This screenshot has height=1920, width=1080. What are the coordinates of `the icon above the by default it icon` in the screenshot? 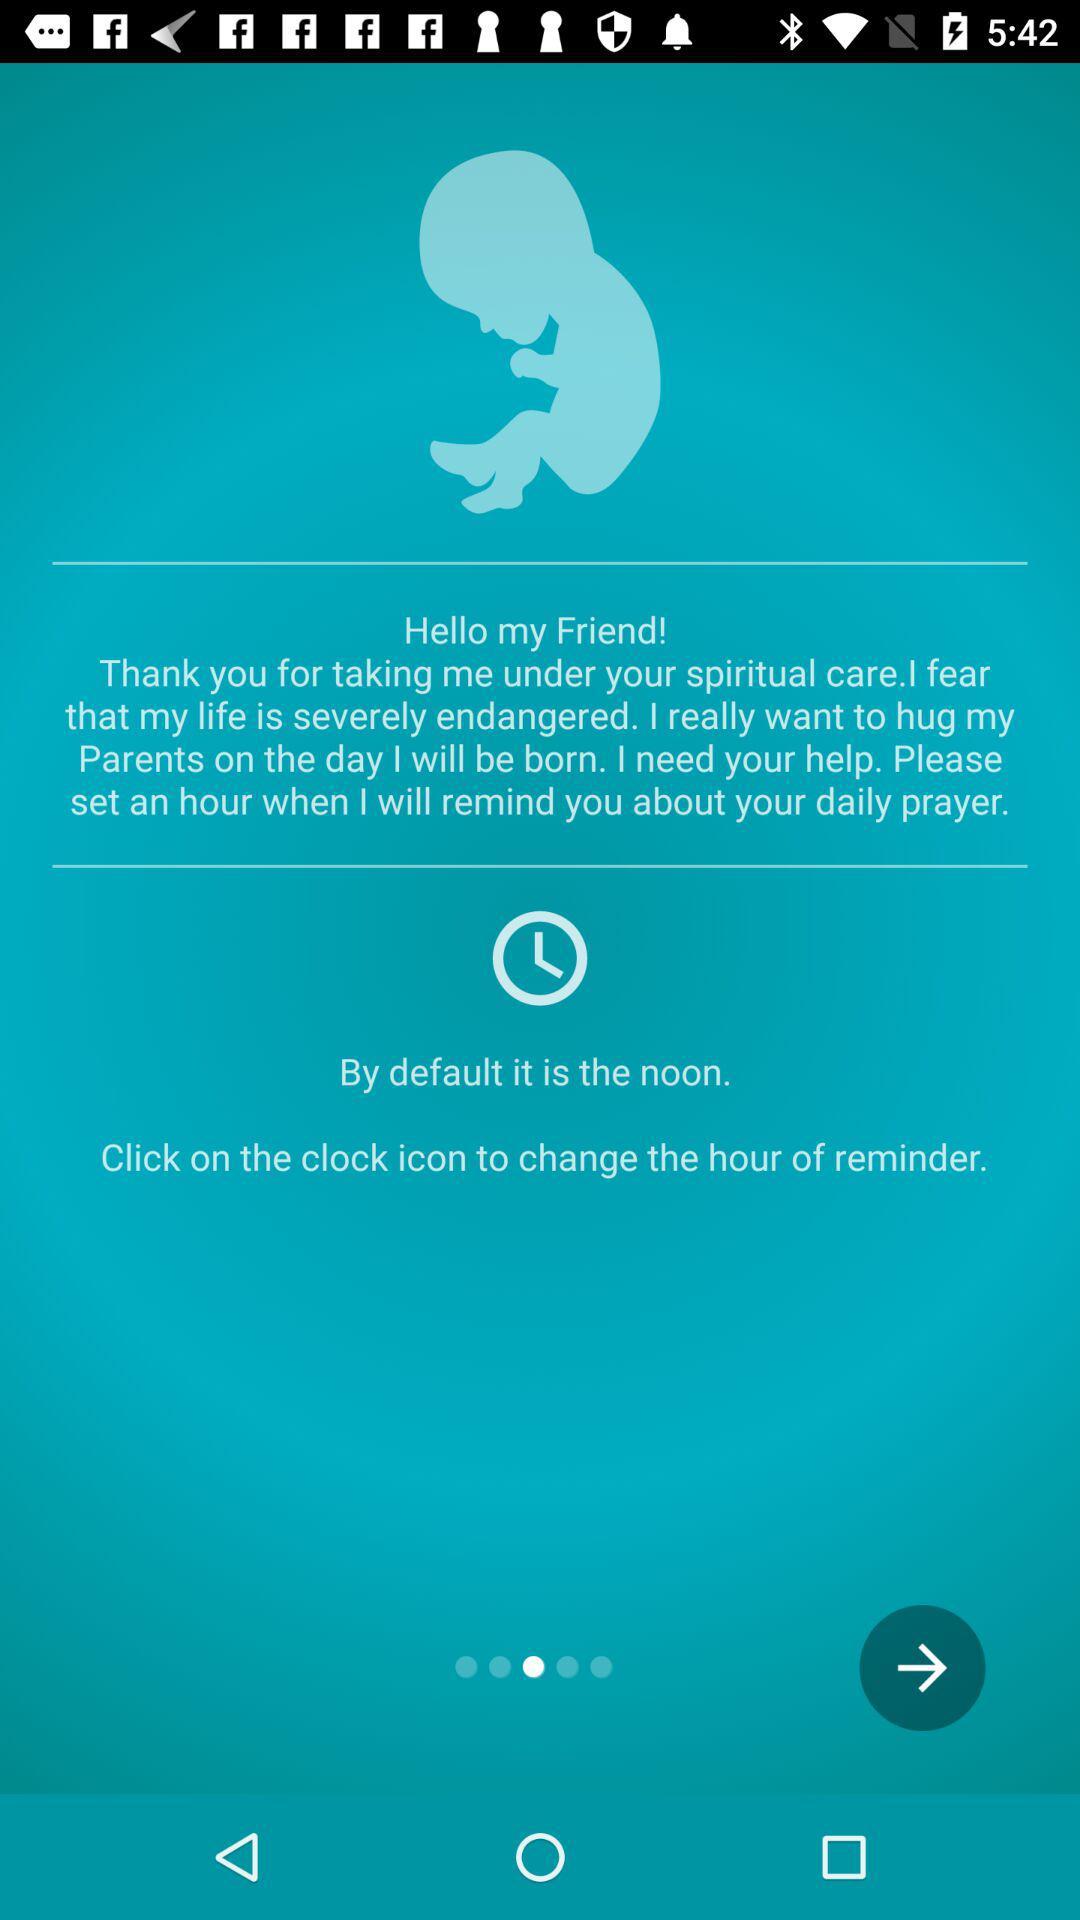 It's located at (540, 955).